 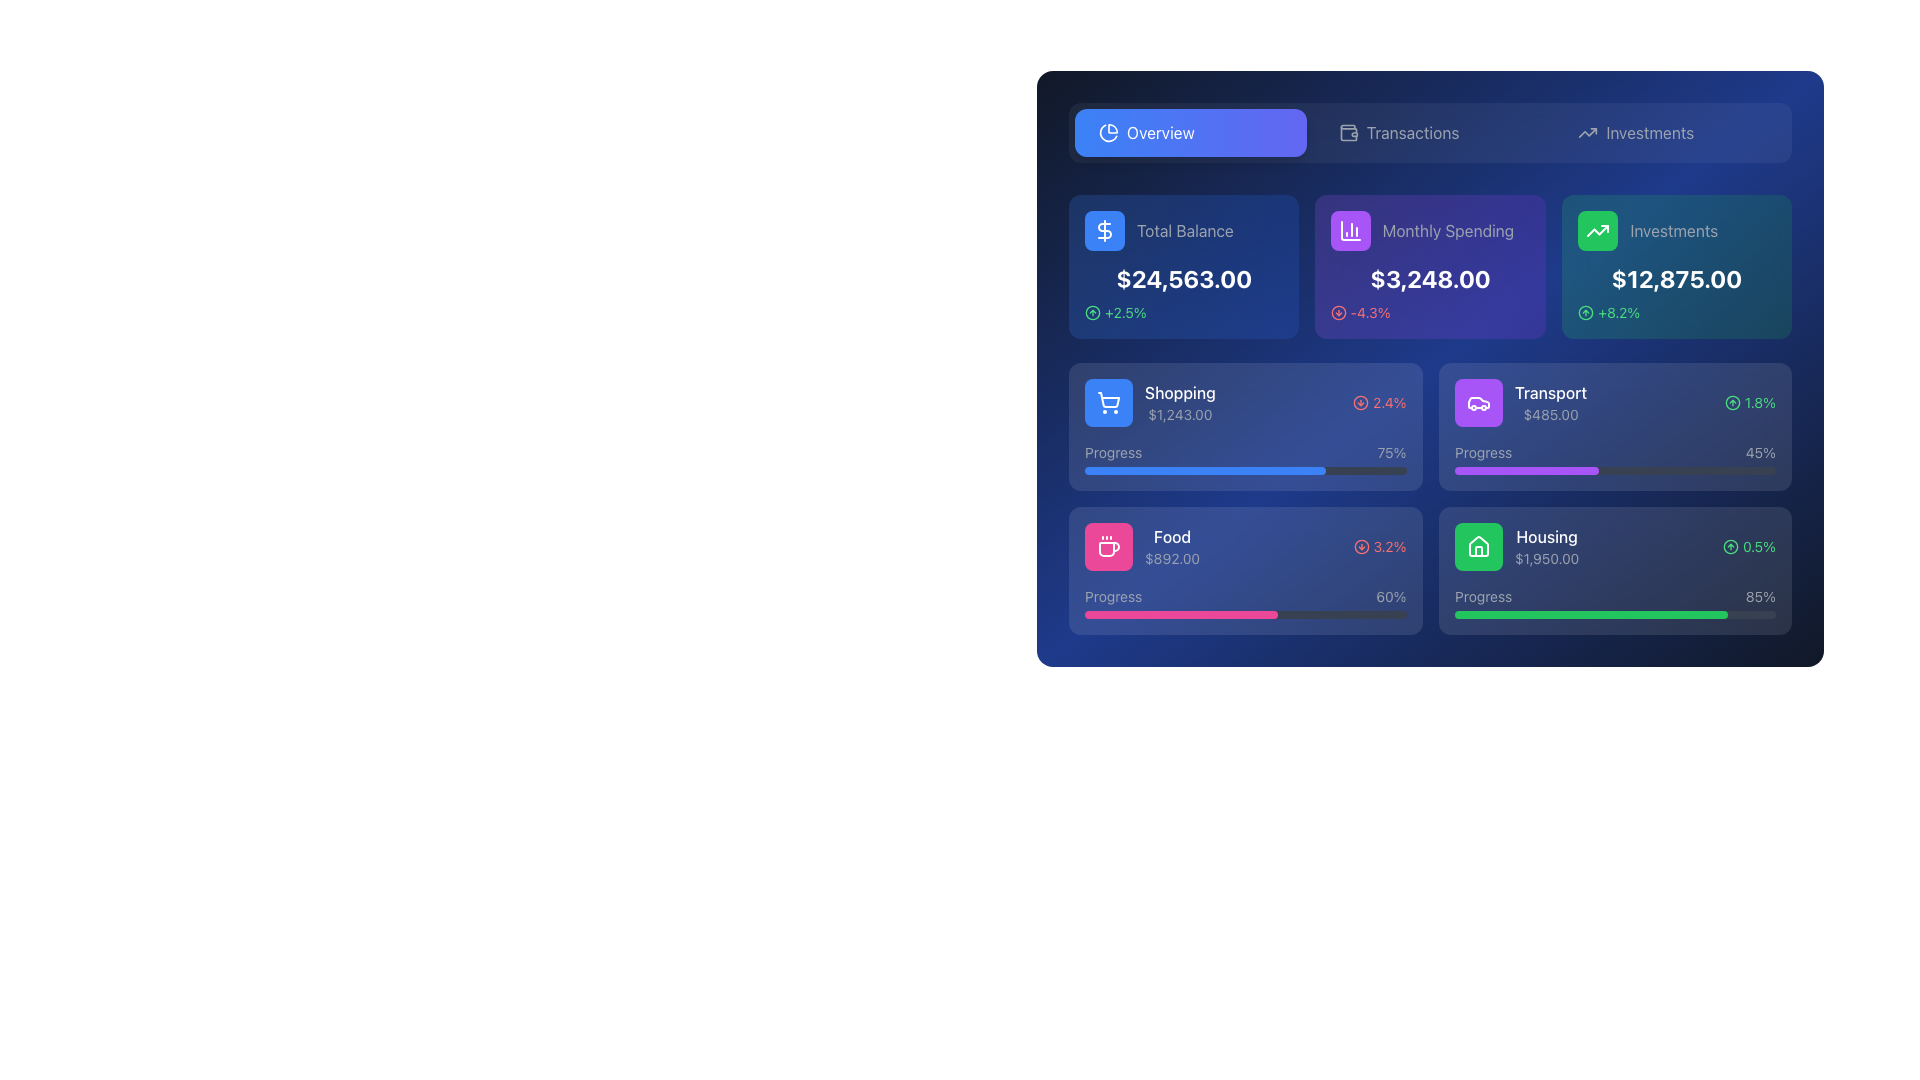 I want to click on the Progress bar element displaying 'Progress' on the left and '45%' on the right, which is located in the 'Transport' section of the interface, so click(x=1615, y=459).